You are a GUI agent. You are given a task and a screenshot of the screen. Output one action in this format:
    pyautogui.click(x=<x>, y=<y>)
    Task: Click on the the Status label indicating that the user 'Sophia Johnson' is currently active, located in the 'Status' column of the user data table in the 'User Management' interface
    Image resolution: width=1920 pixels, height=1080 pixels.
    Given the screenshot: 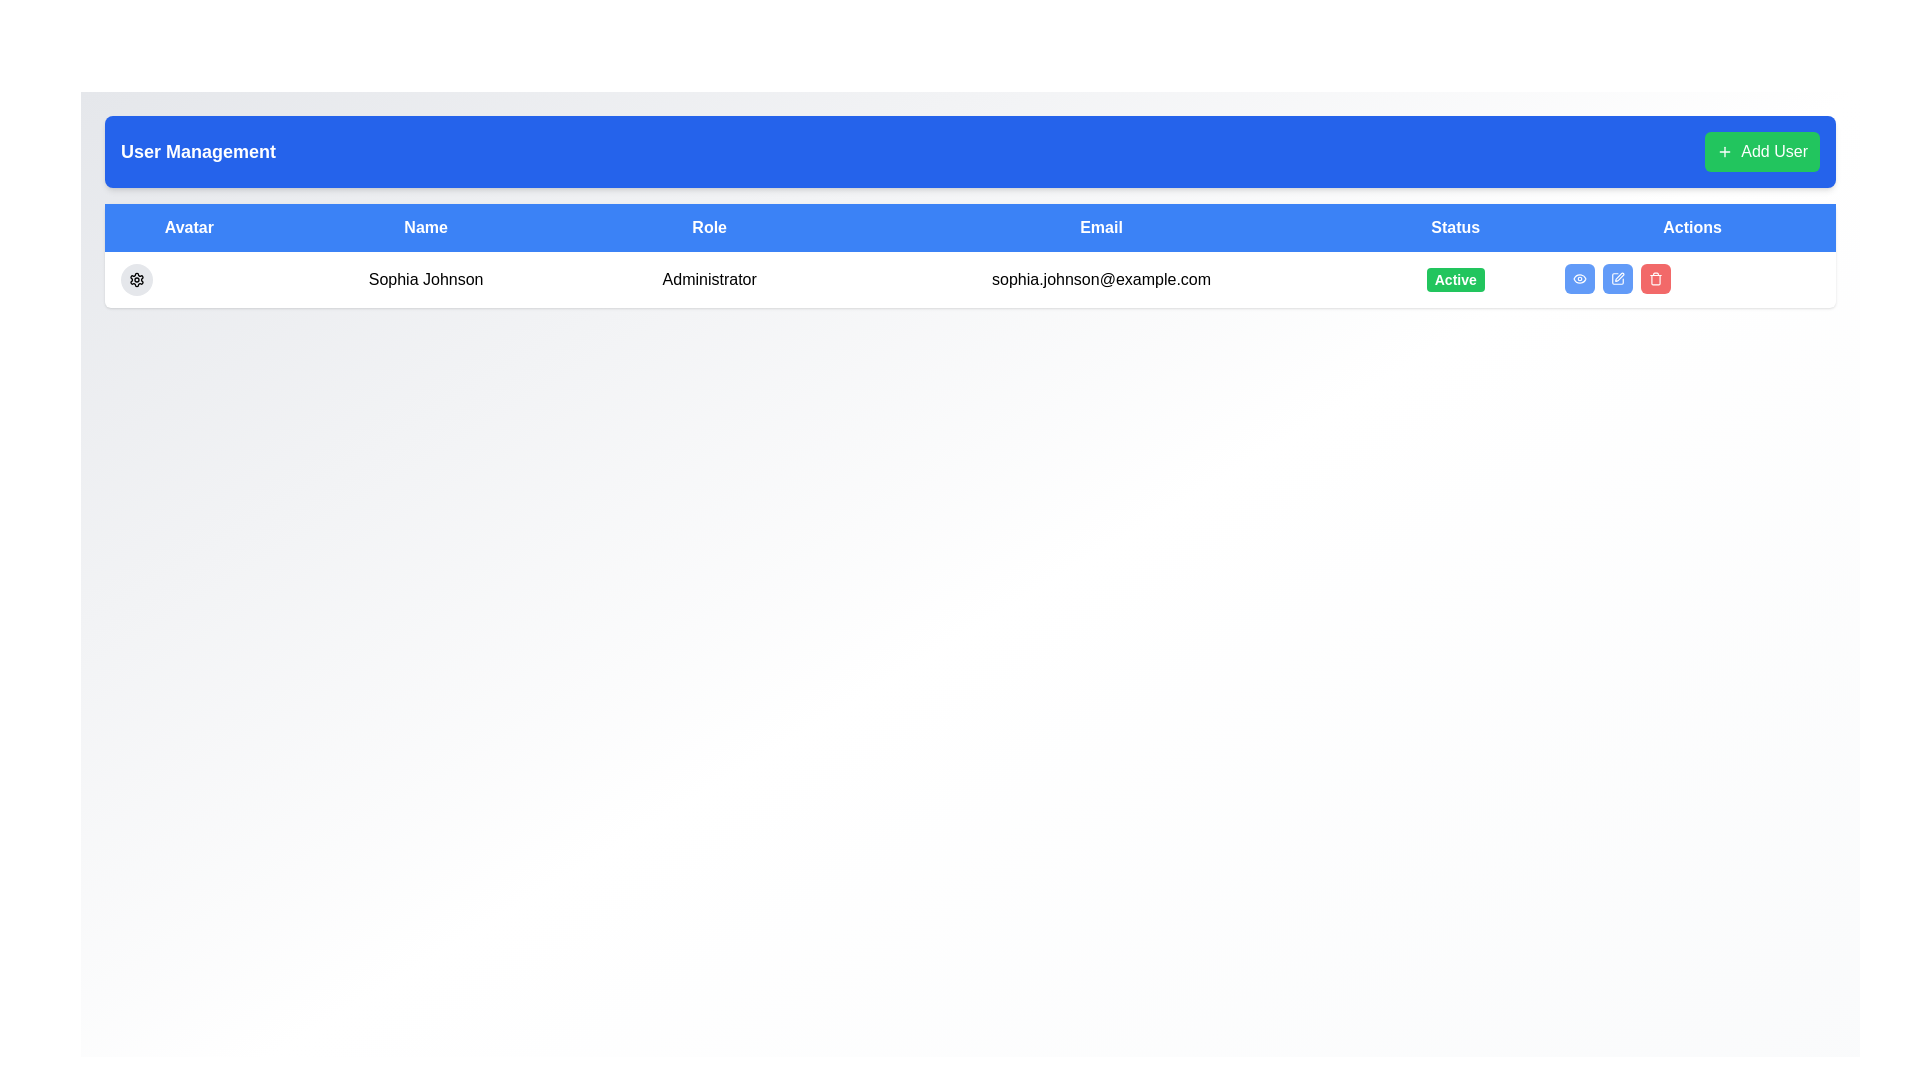 What is the action you would take?
    pyautogui.click(x=1455, y=280)
    